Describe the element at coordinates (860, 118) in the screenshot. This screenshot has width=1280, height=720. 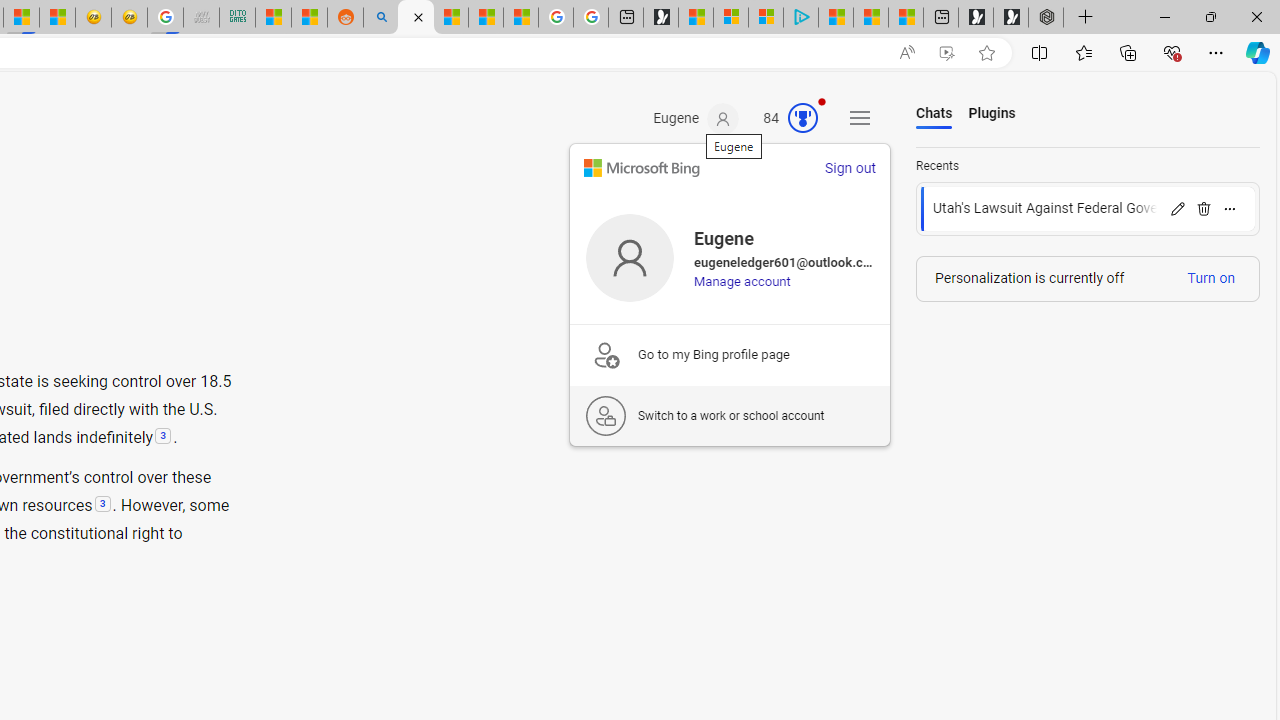
I see `'Settings and quick links'` at that location.